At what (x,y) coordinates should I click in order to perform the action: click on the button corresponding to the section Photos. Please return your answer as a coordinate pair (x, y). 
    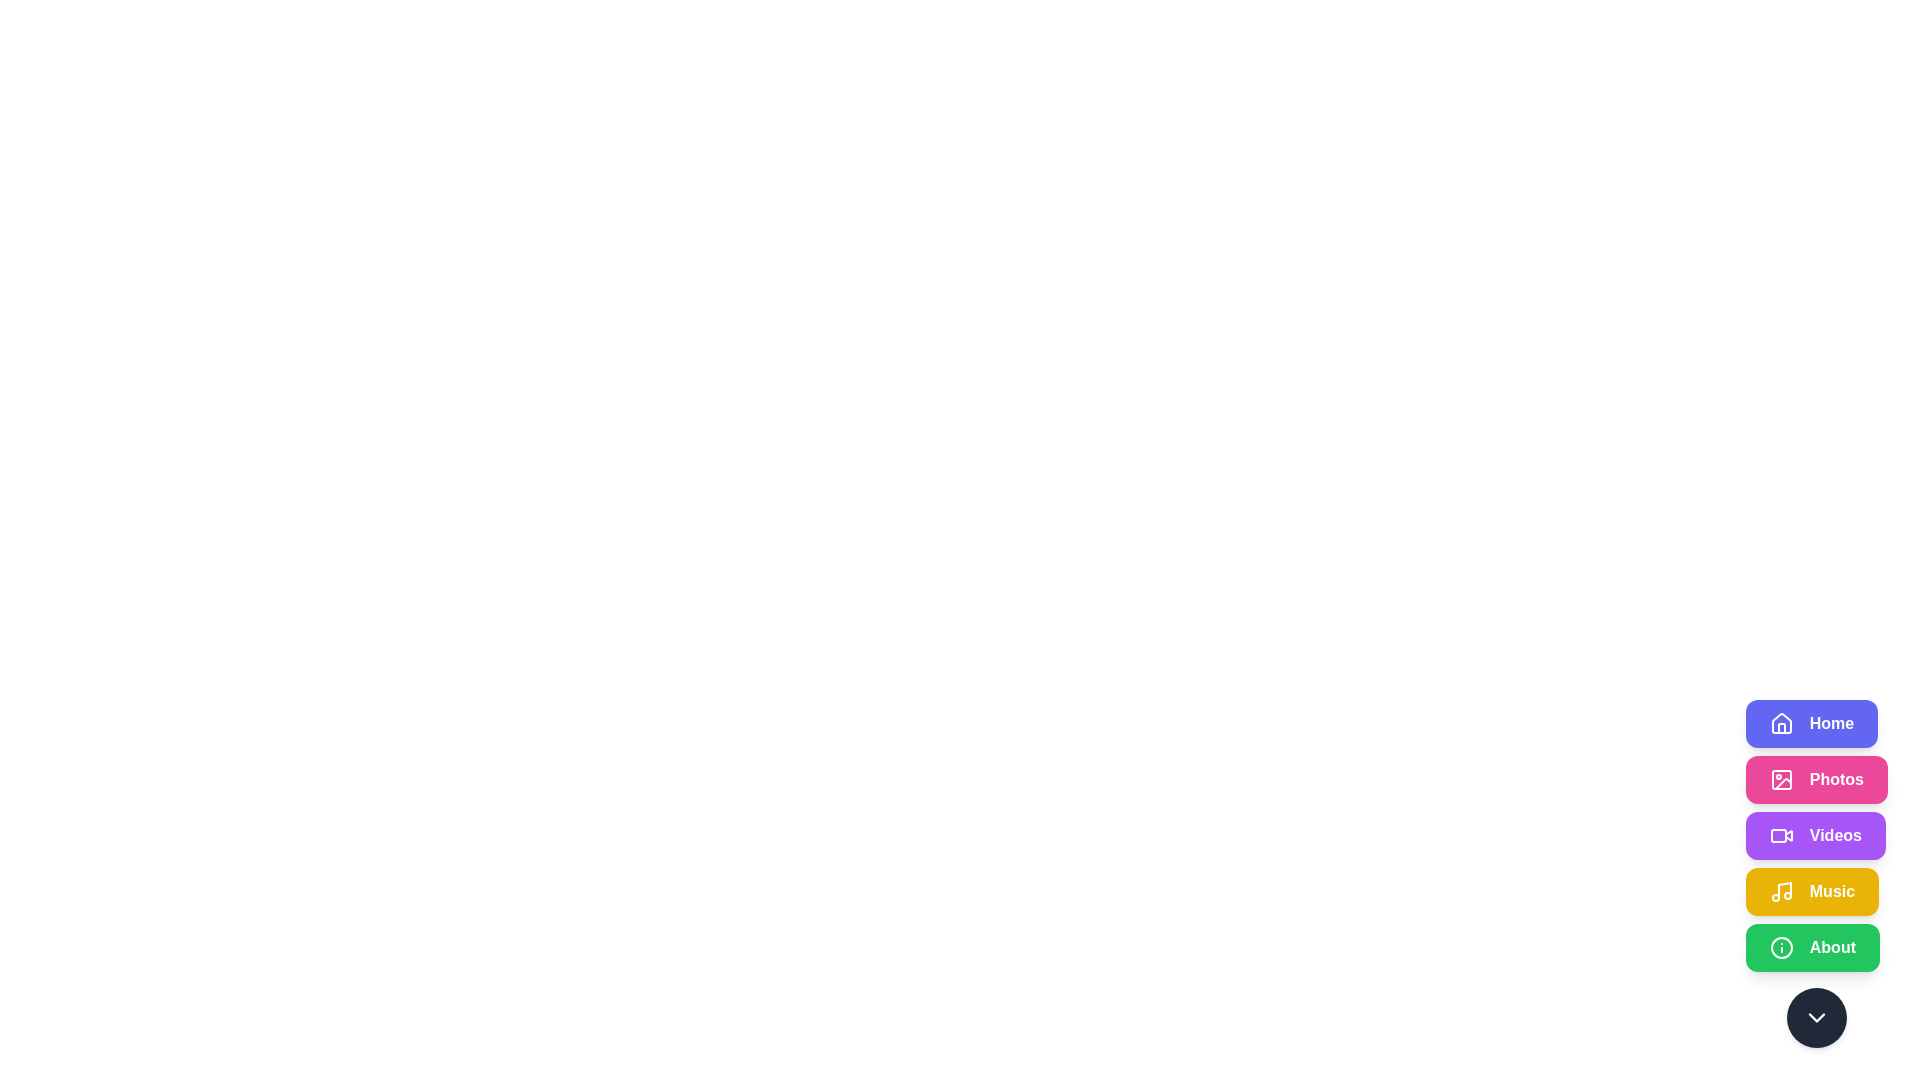
    Looking at the image, I should click on (1815, 778).